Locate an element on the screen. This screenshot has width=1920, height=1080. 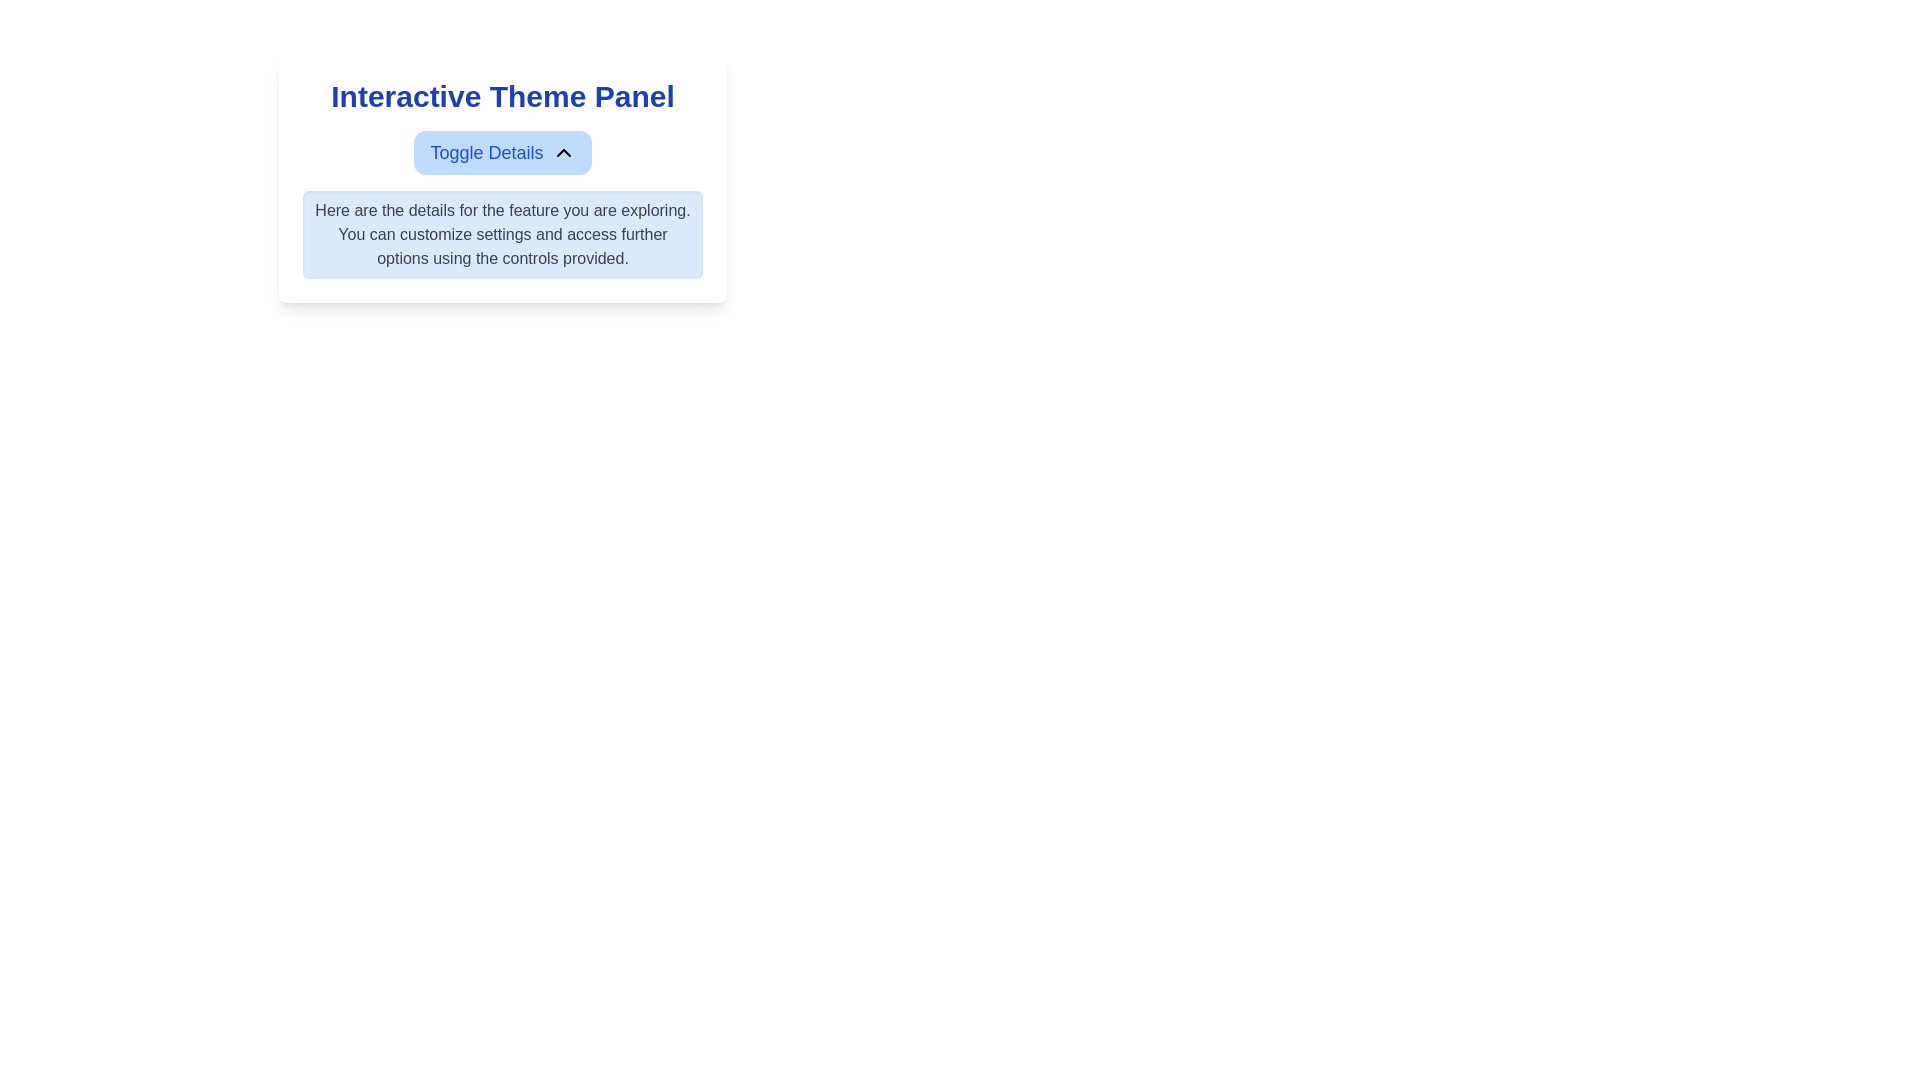
the informational text box that provides specific details about a feature, located below the 'Toggle Details' button is located at coordinates (503, 234).